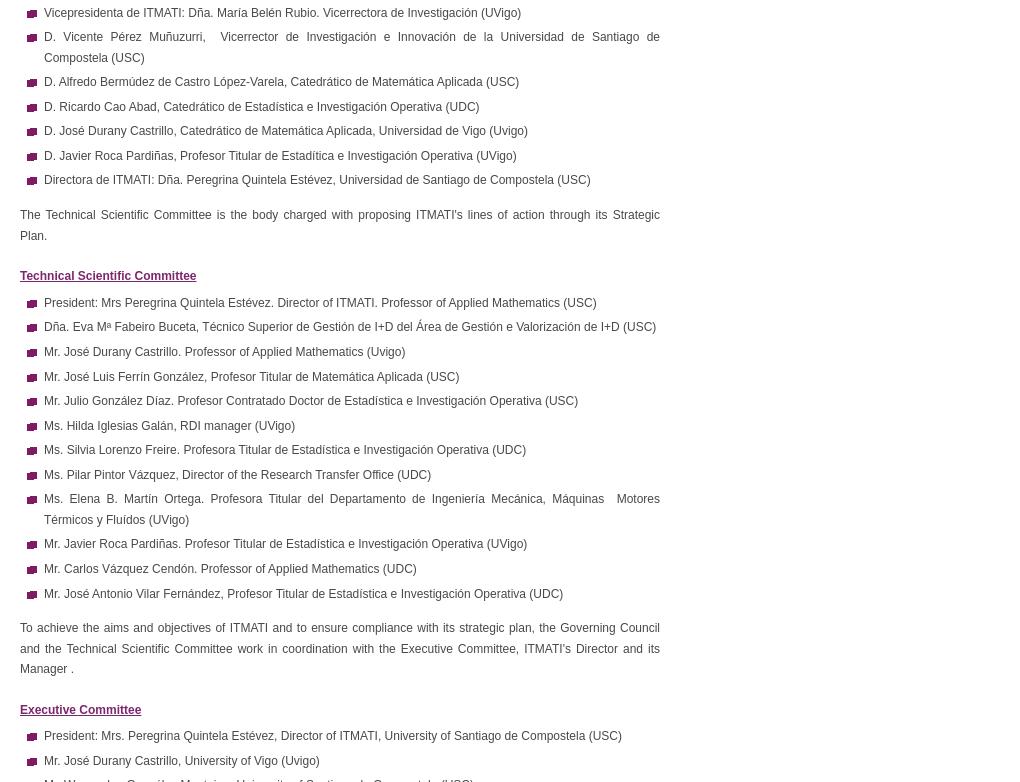 Image resolution: width=1020 pixels, height=782 pixels. I want to click on 'Mr. Julio González Díaz. Profesor Contratado Doctor de Estadística e Investigación Operativa (USC)', so click(310, 401).